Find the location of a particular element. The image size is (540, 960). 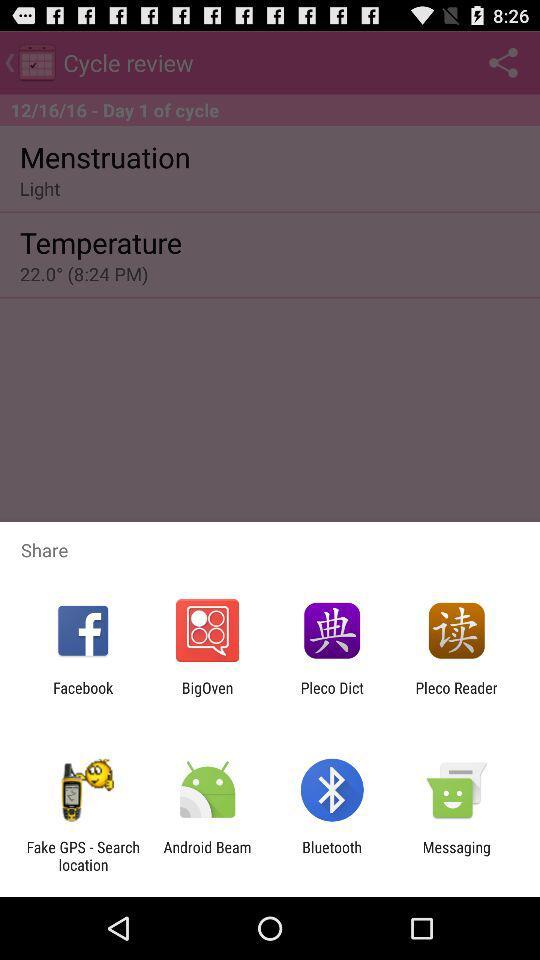

the item to the left of messaging is located at coordinates (332, 855).